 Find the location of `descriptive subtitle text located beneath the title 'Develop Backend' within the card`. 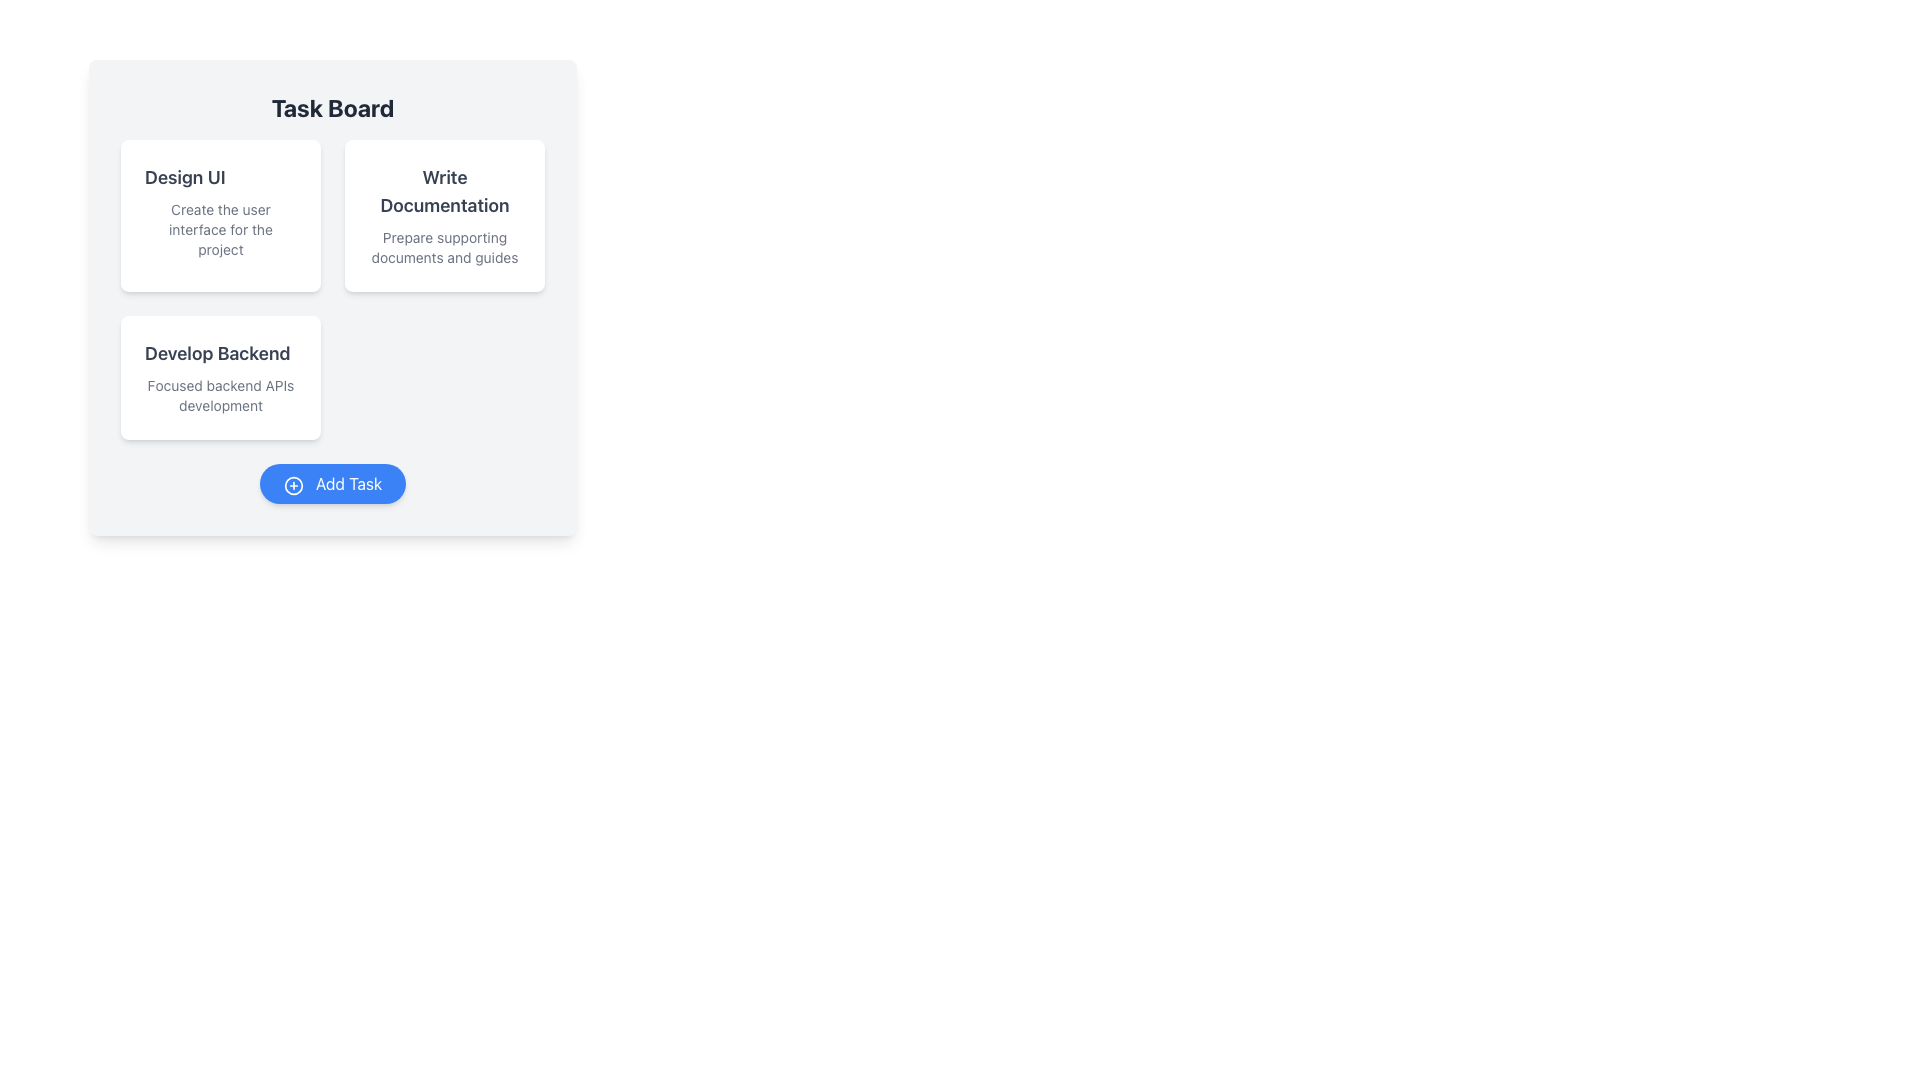

descriptive subtitle text located beneath the title 'Develop Backend' within the card is located at coordinates (220, 396).